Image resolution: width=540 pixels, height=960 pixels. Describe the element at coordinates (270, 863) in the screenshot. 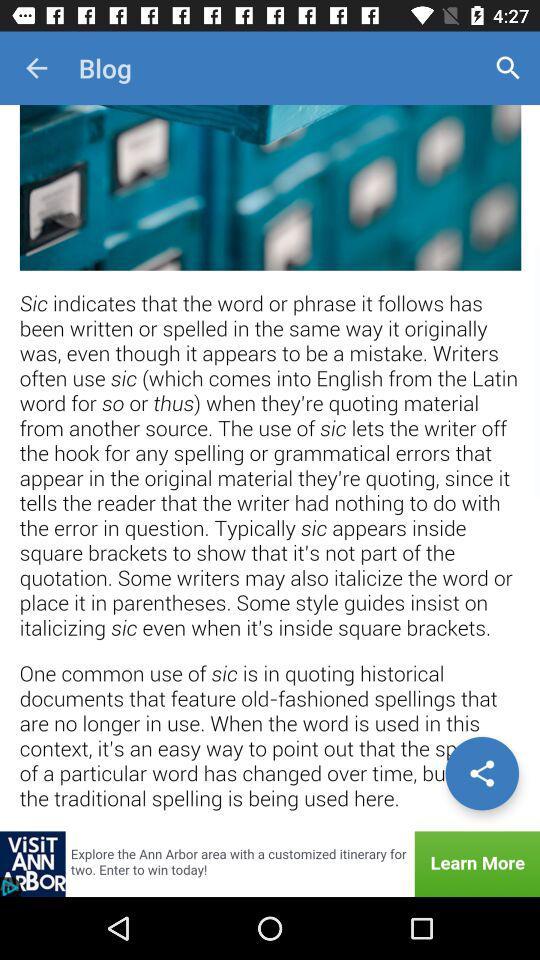

I see `explore the advertisement` at that location.